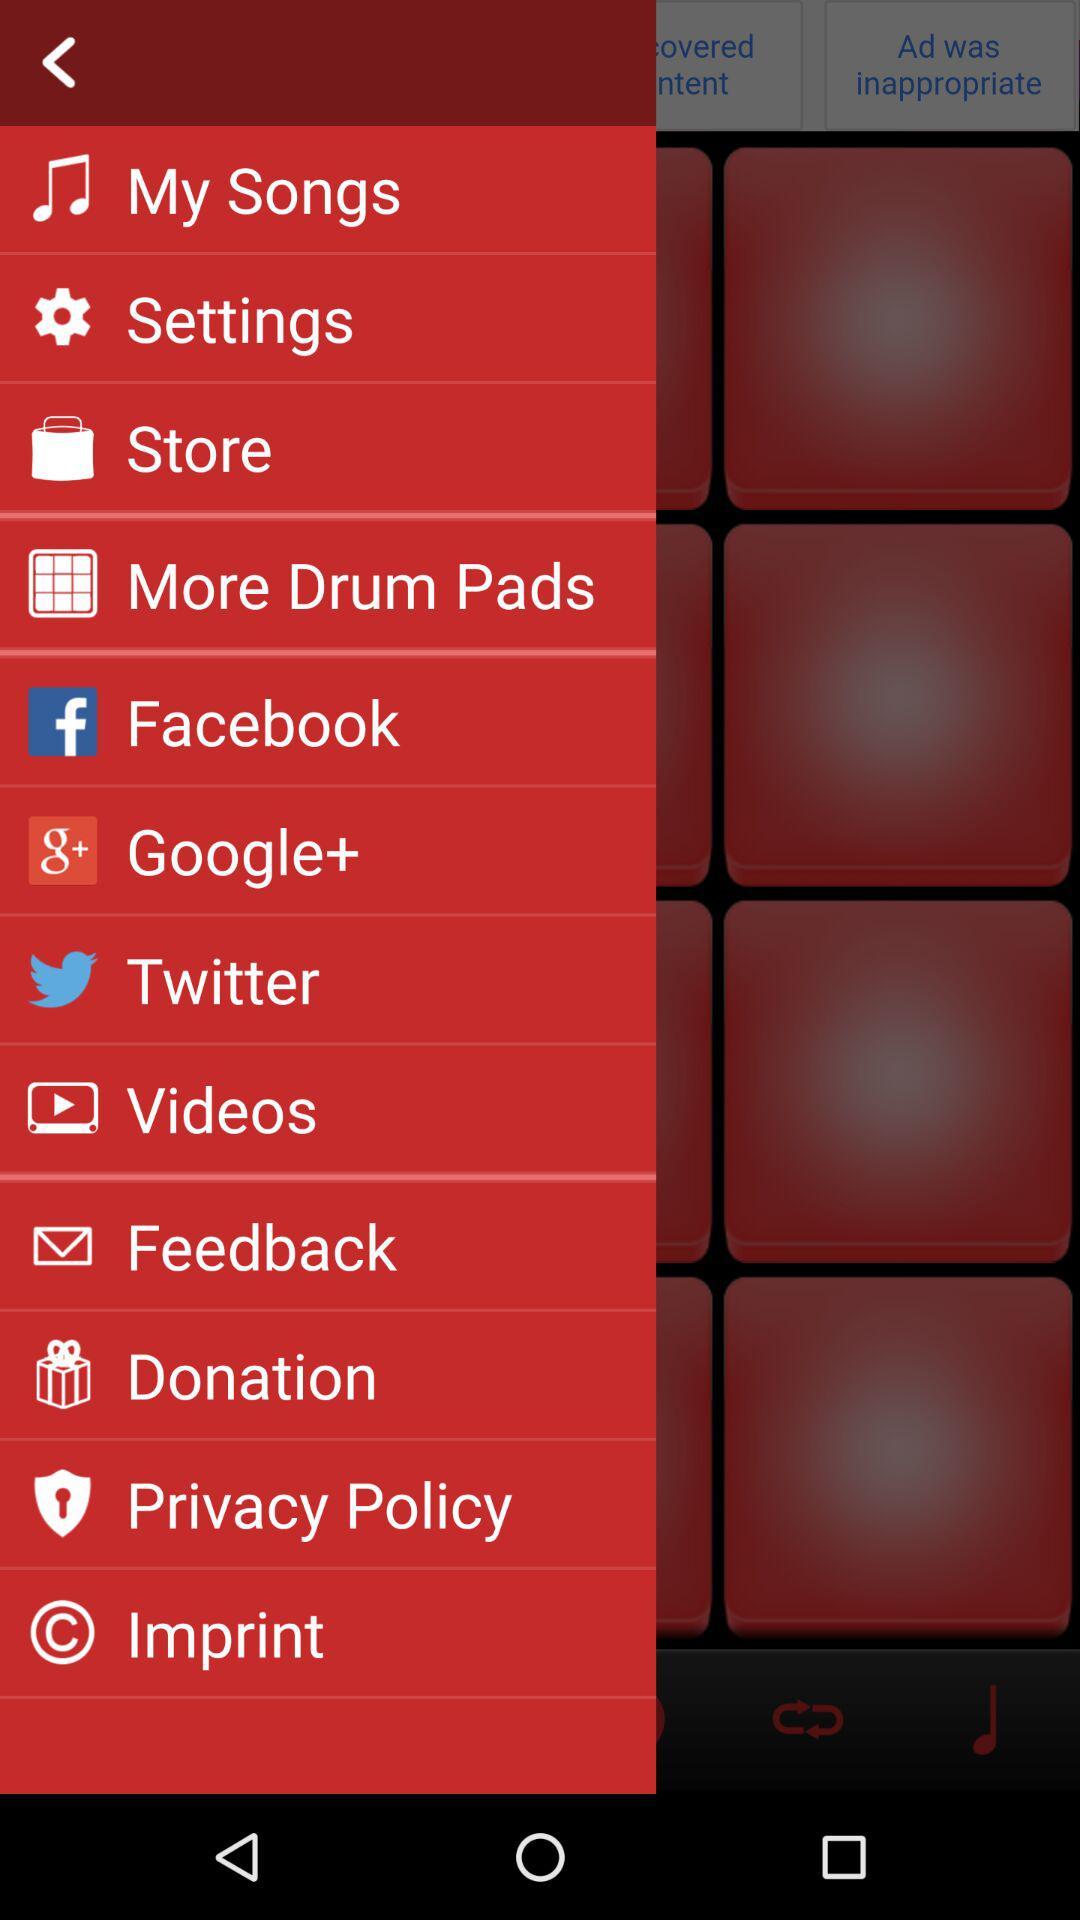 The image size is (1080, 1920). Describe the element at coordinates (222, 1107) in the screenshot. I see `videos icon` at that location.